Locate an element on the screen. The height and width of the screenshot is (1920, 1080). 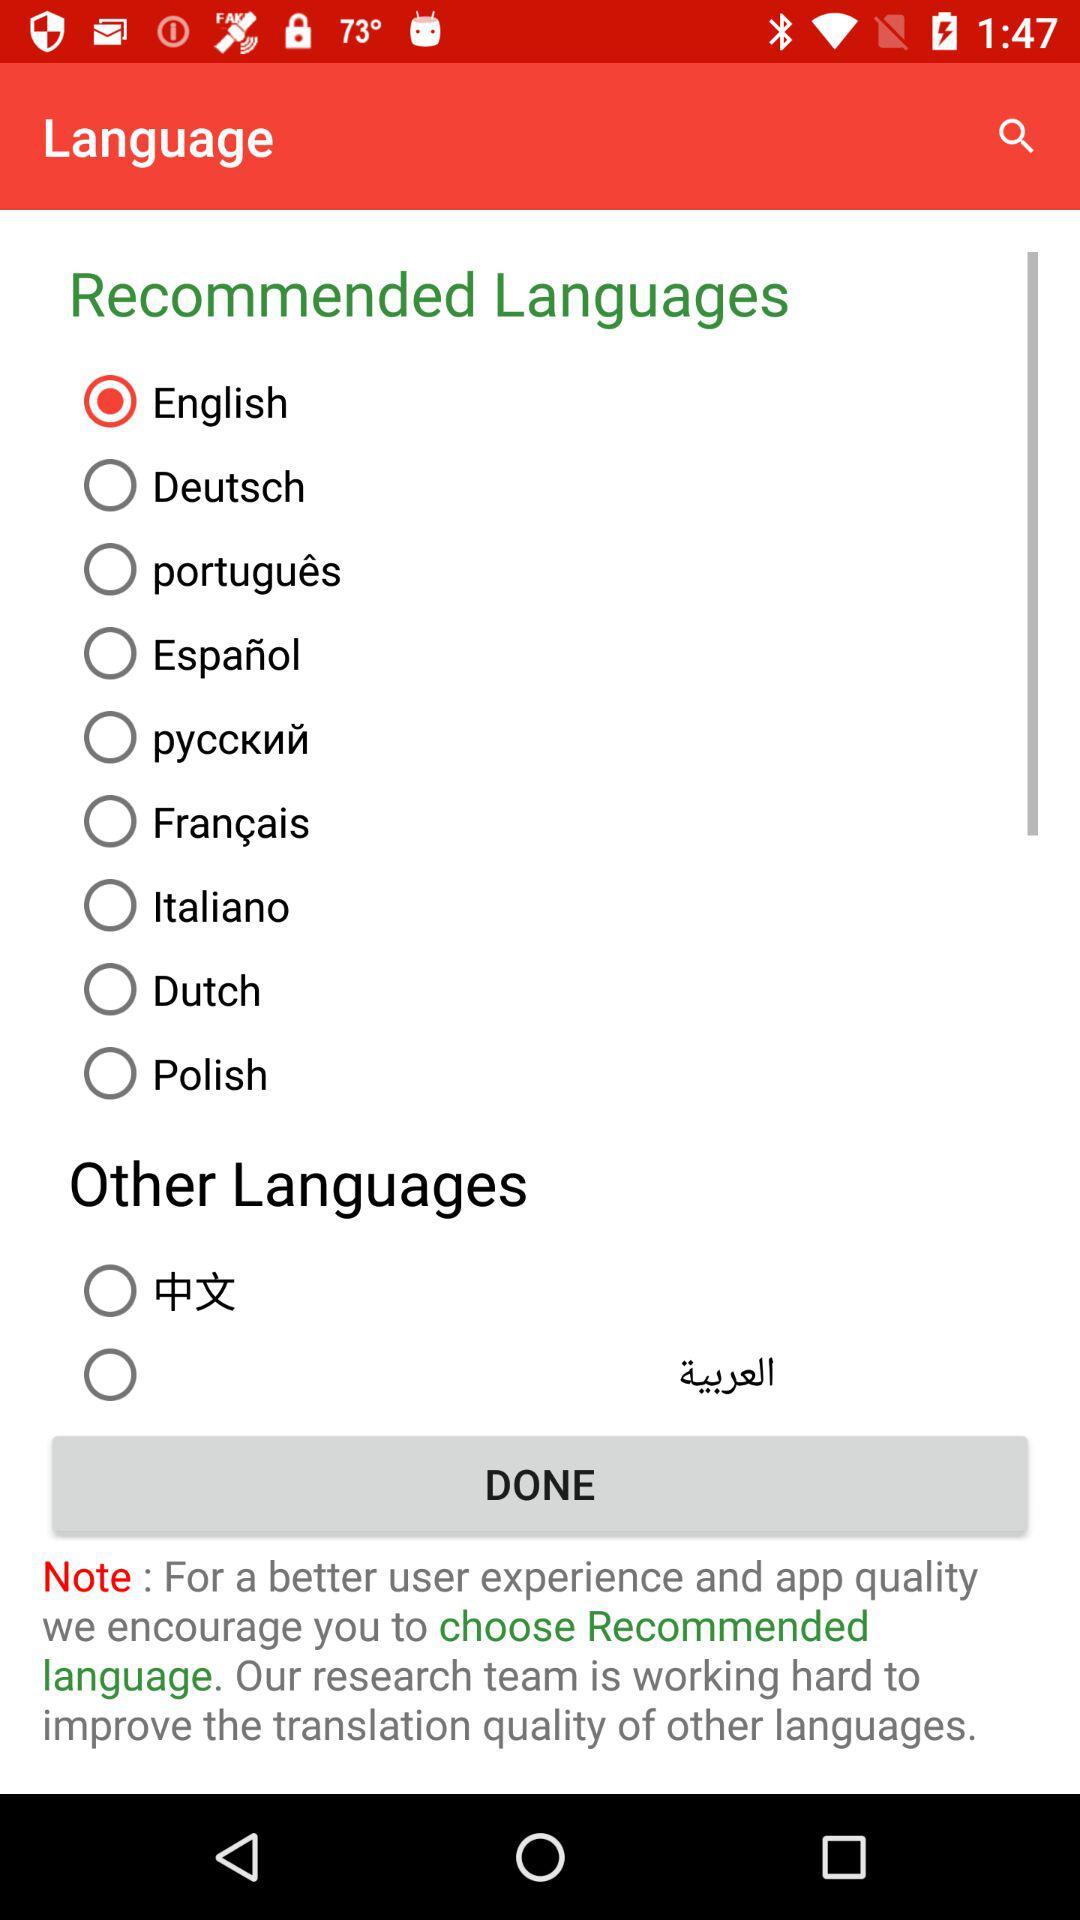
the dutch is located at coordinates (553, 989).